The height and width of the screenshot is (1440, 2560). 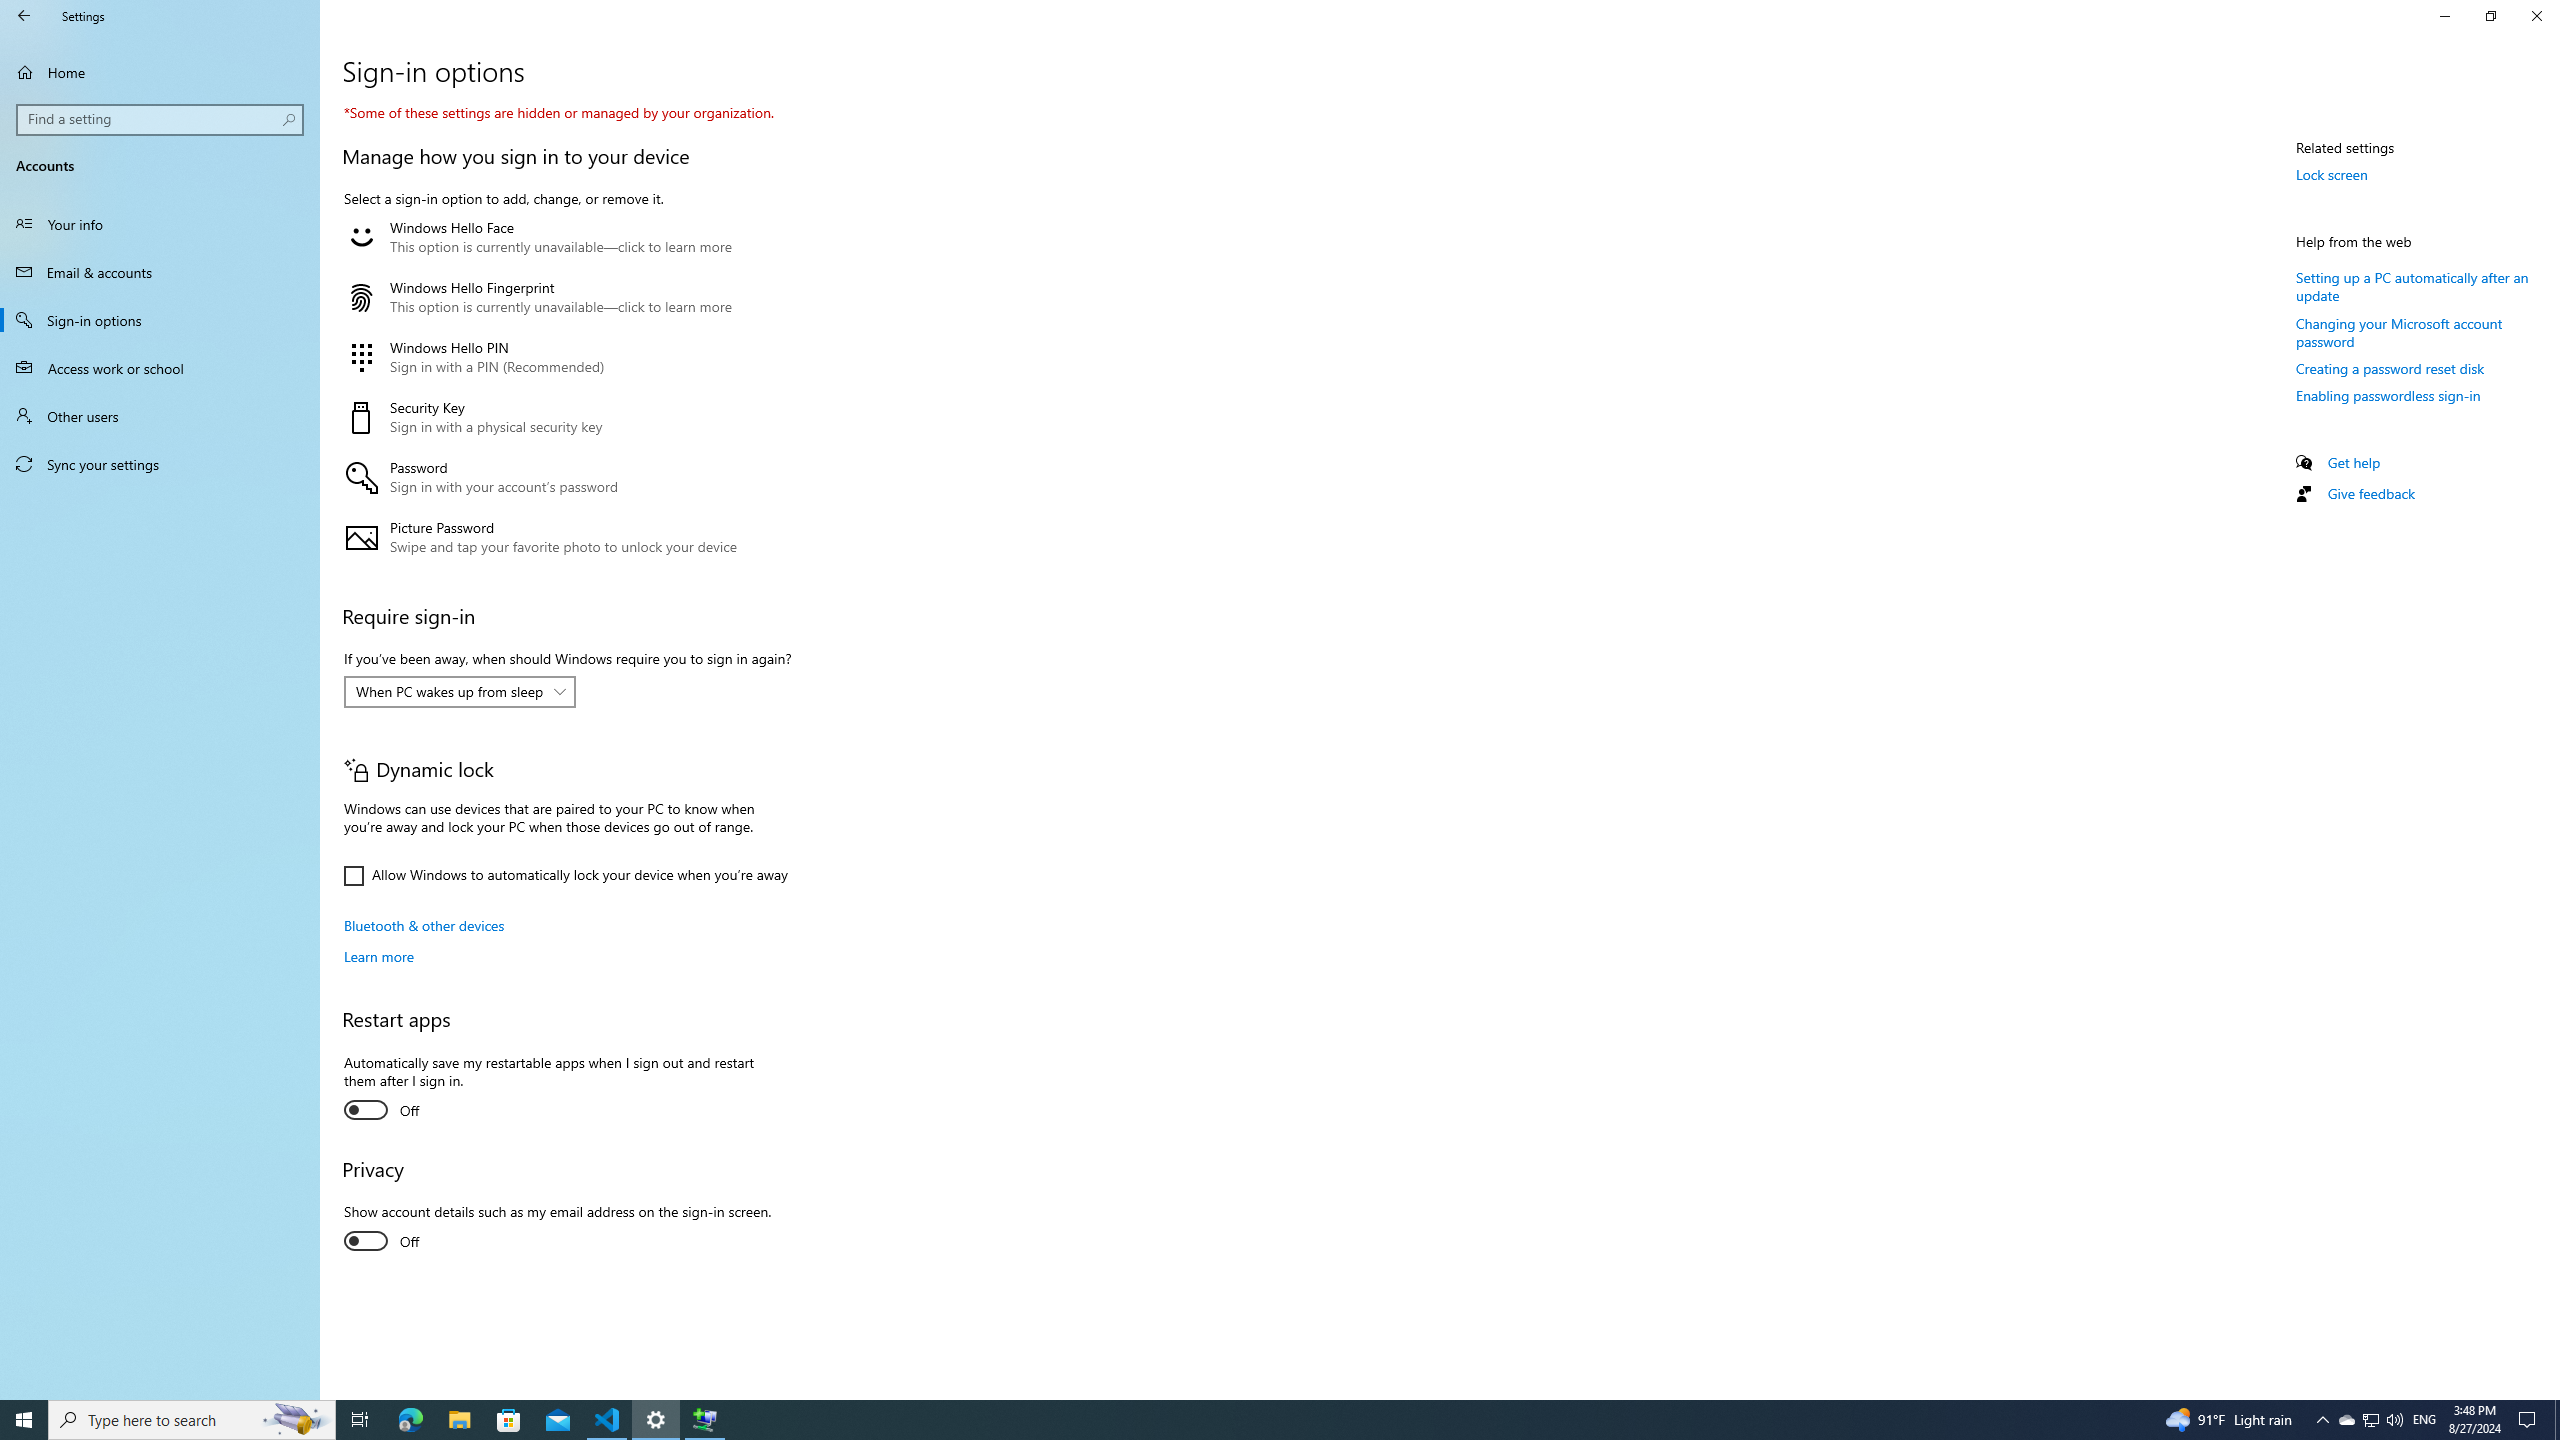 What do you see at coordinates (160, 118) in the screenshot?
I see `'Search box, Find a setting'` at bounding box center [160, 118].